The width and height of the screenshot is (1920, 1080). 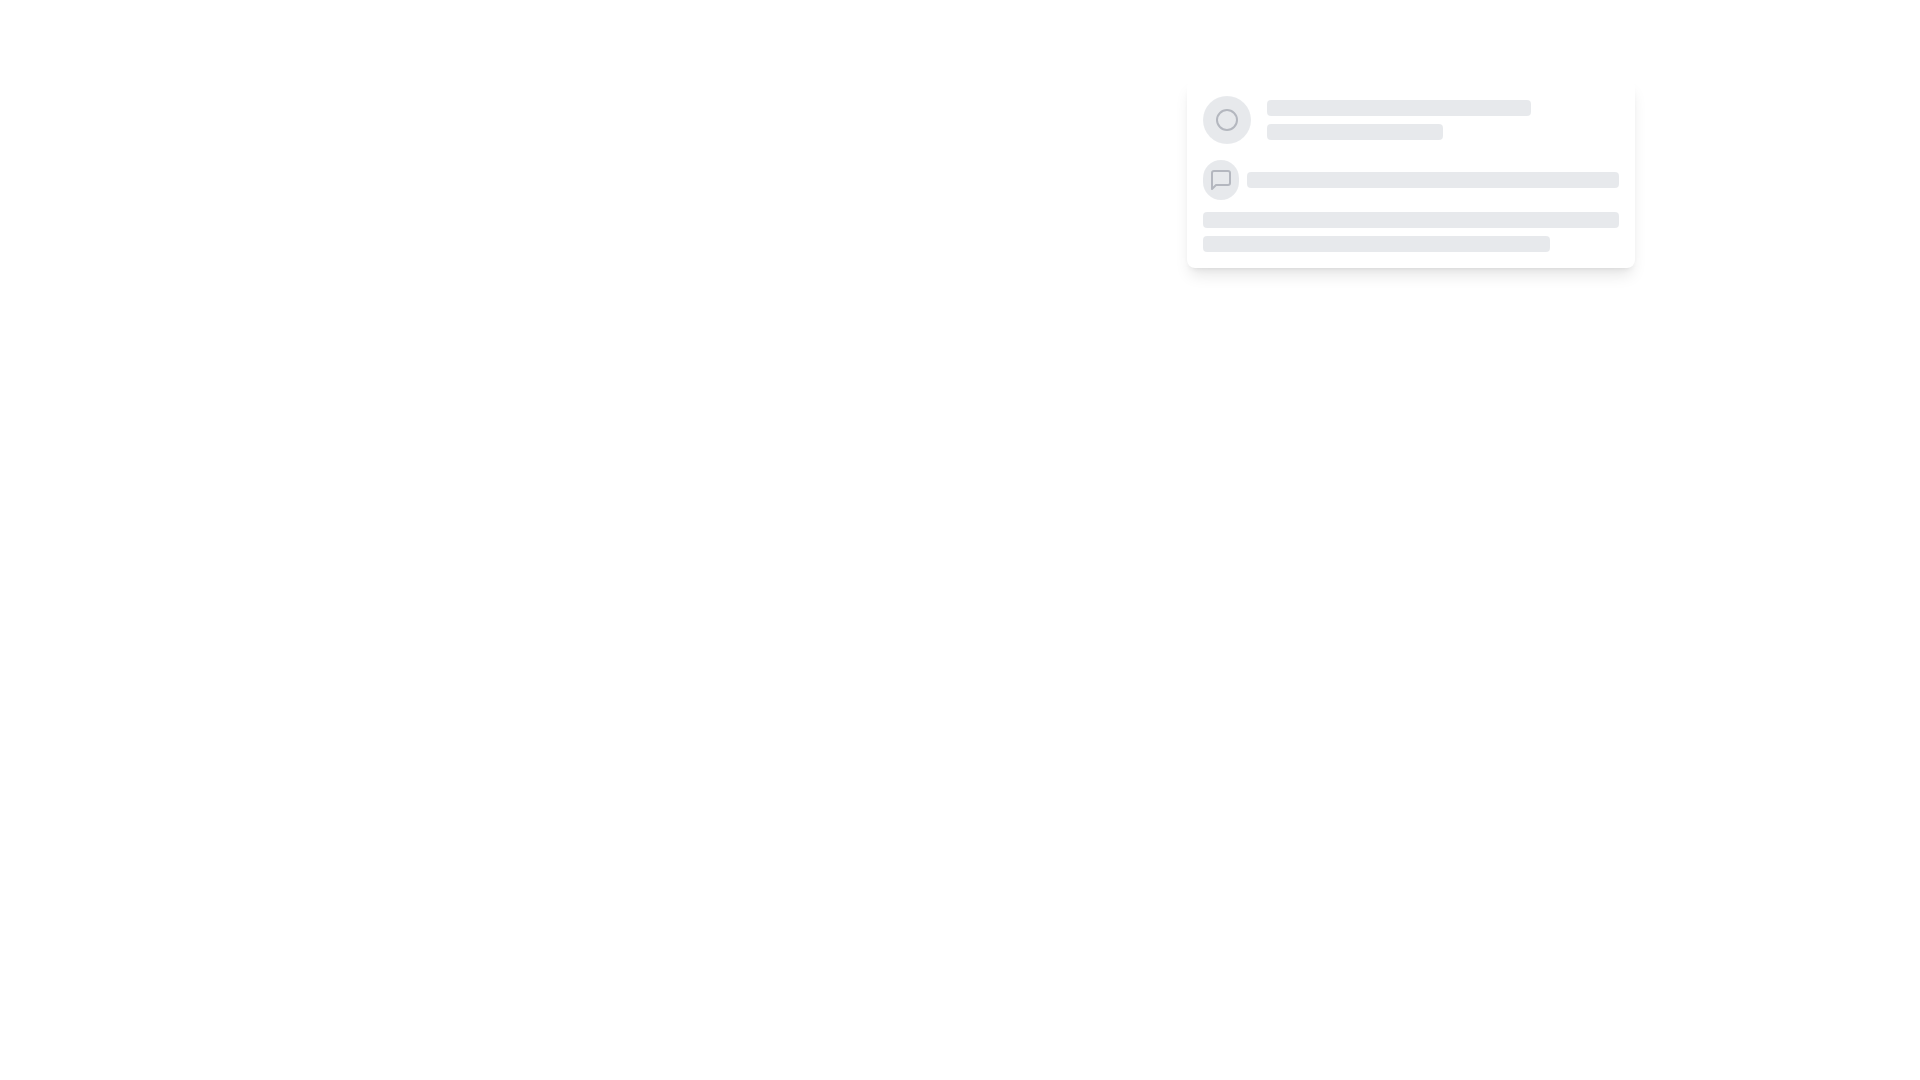 I want to click on the messaging feature icon located at the bottom right corner of the interface, so click(x=1219, y=180).